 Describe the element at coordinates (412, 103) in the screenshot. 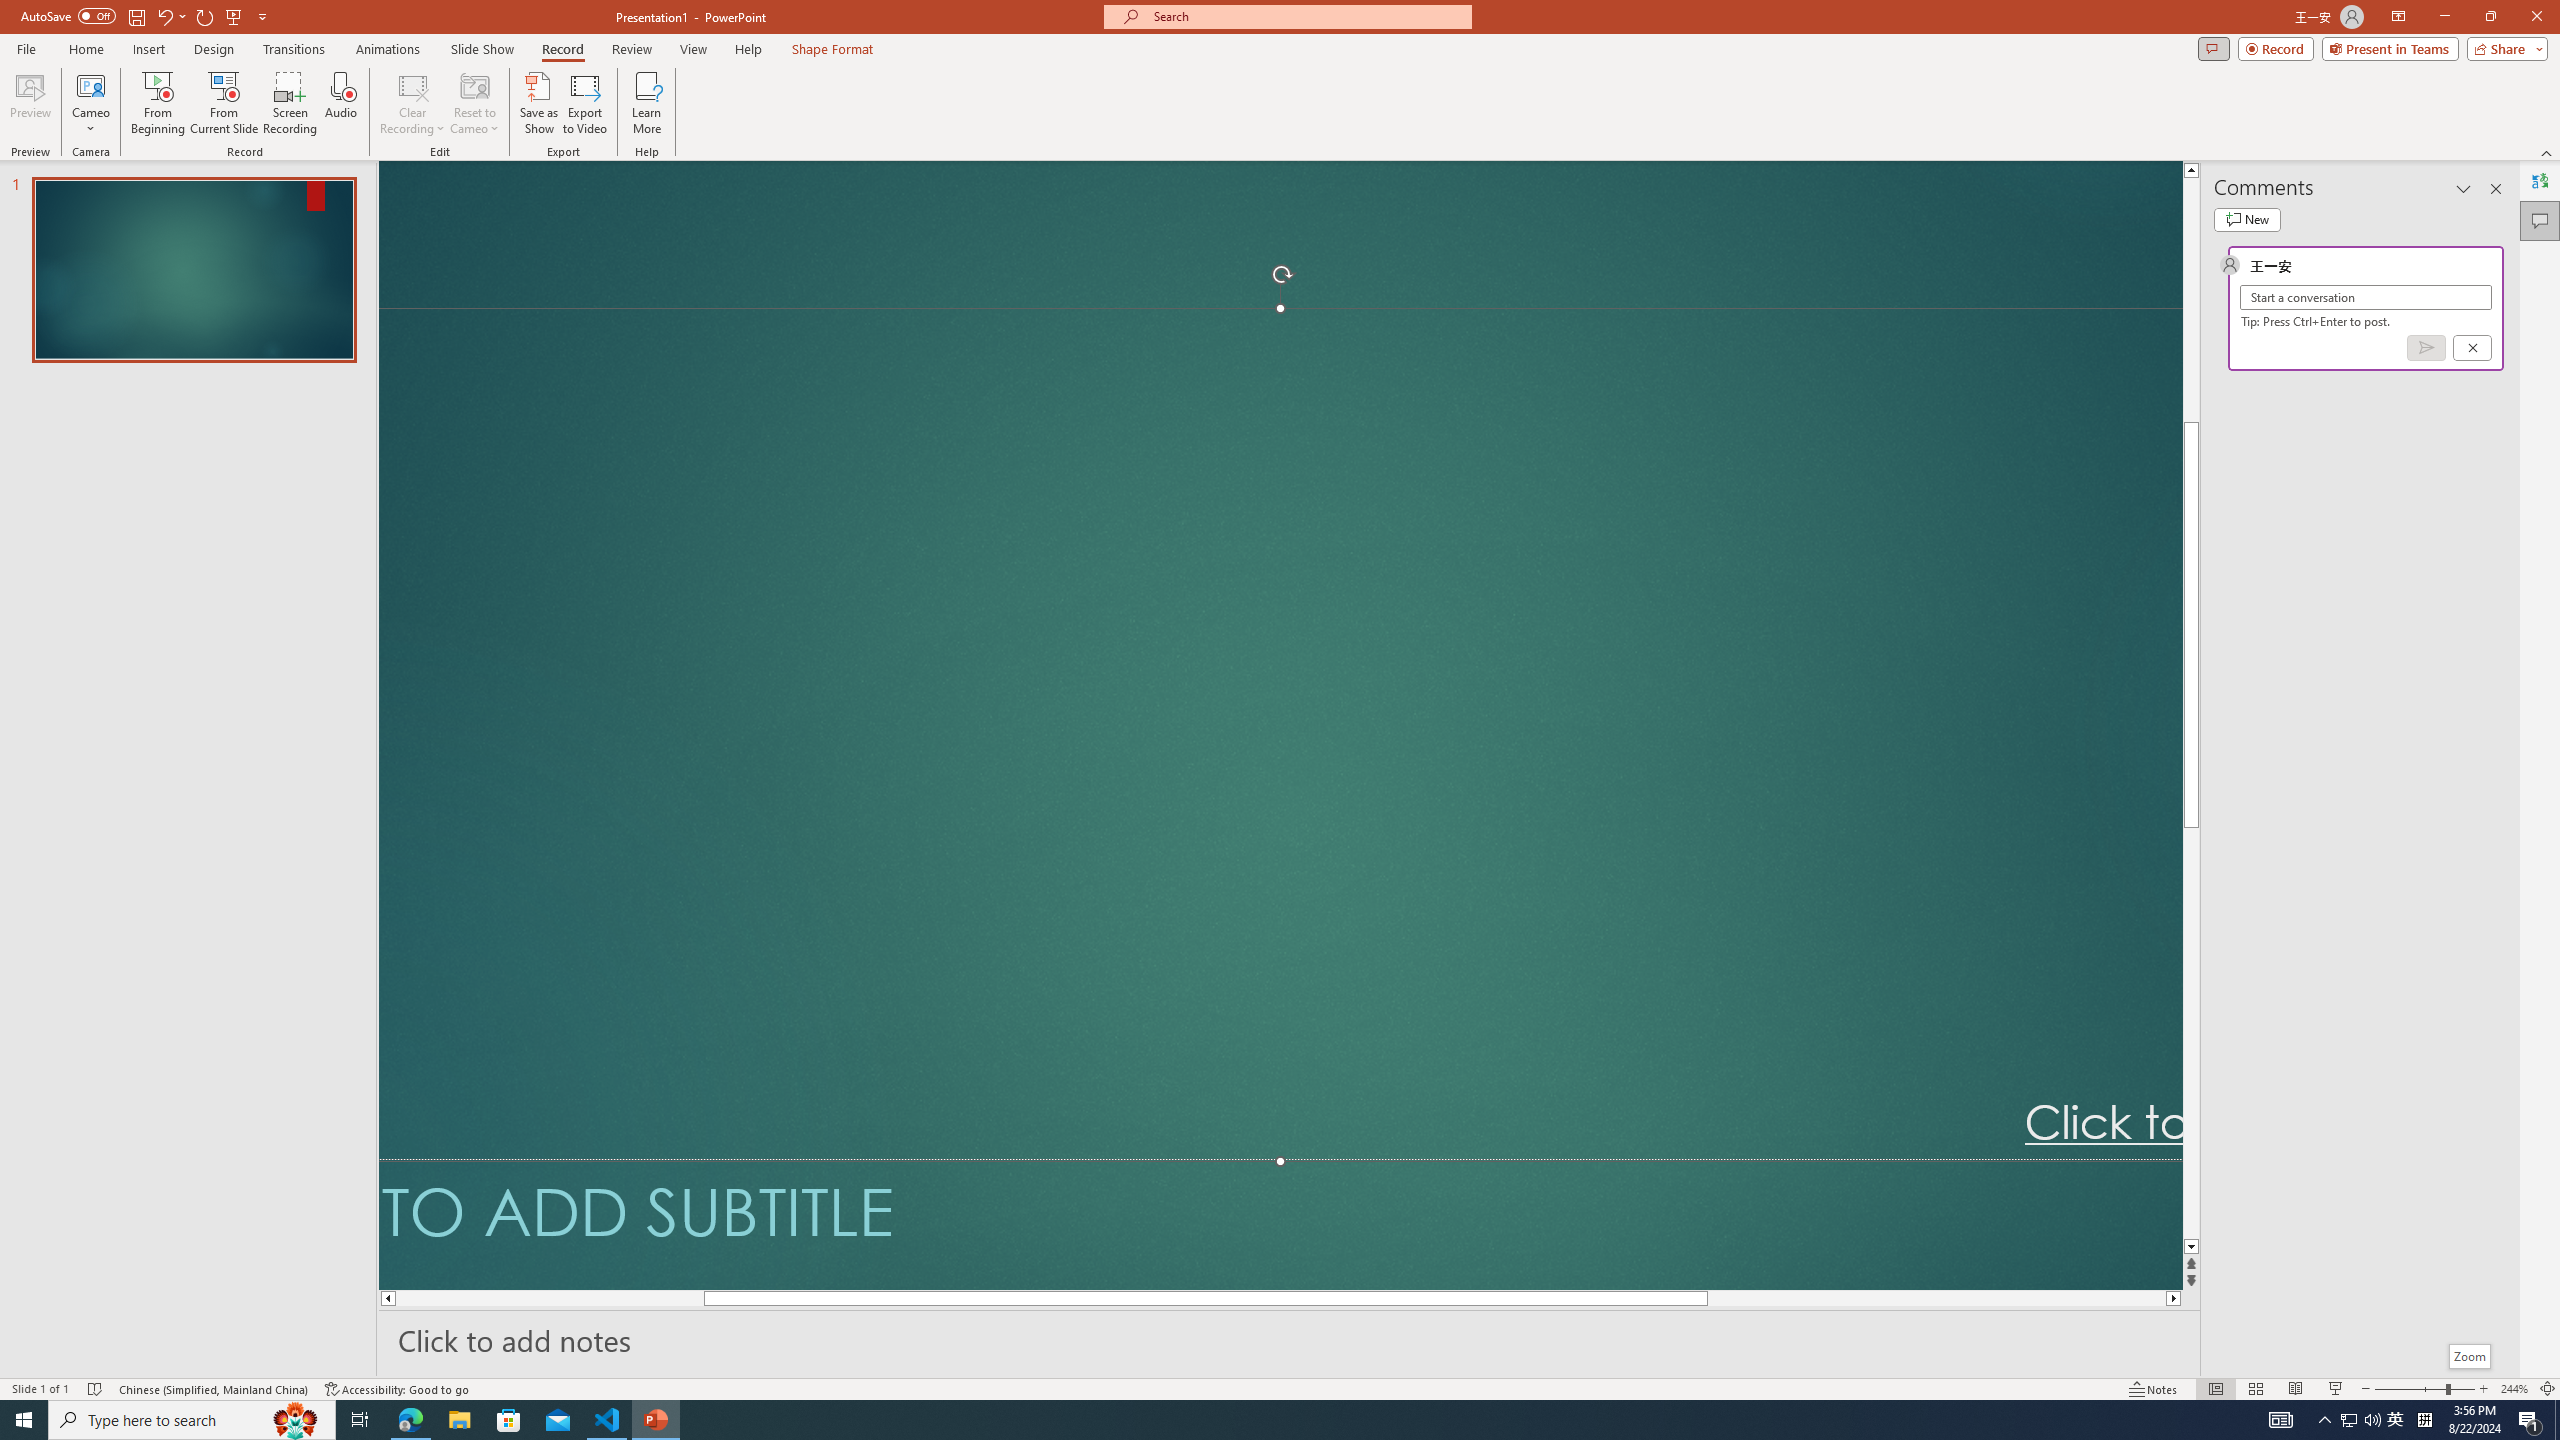

I see `'Clear Recording'` at that location.